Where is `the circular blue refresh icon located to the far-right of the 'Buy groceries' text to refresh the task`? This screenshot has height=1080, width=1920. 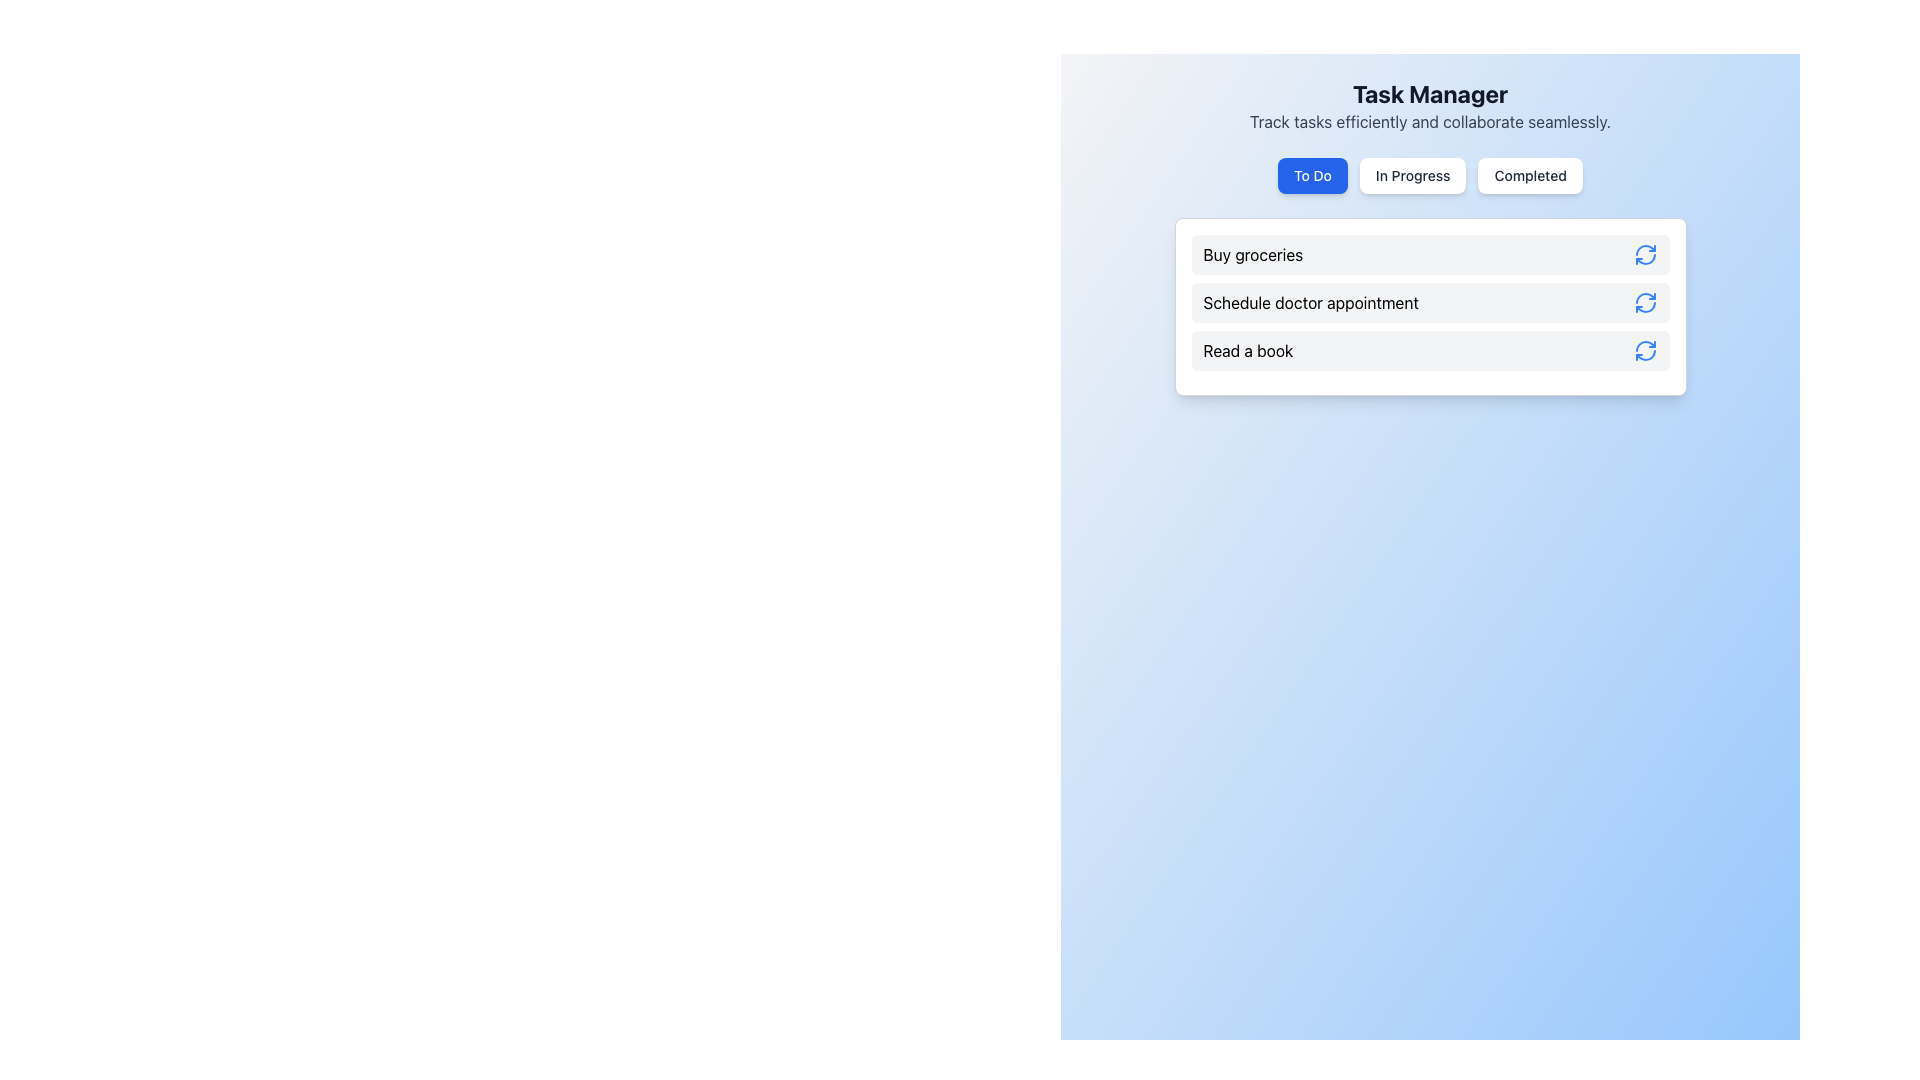
the circular blue refresh icon located to the far-right of the 'Buy groceries' text to refresh the task is located at coordinates (1645, 253).